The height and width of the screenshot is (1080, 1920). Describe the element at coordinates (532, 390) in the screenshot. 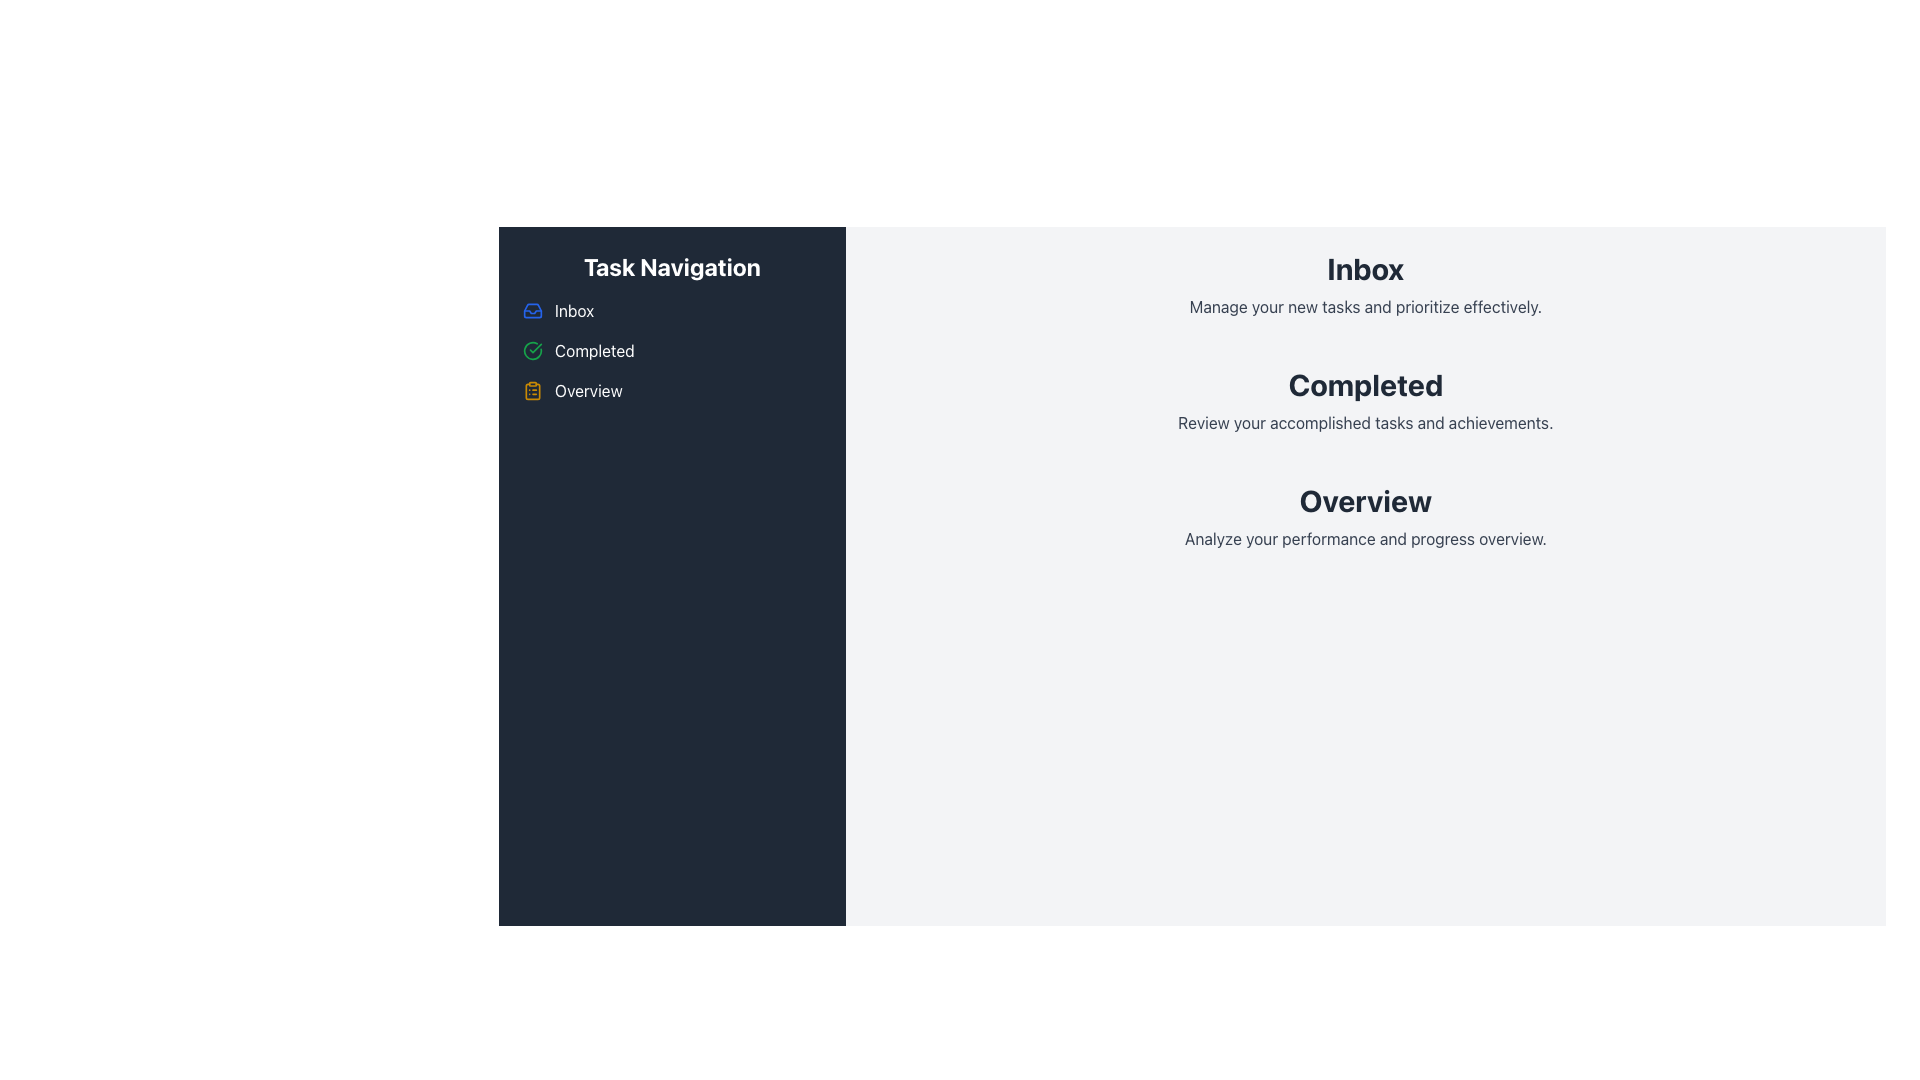

I see `the 'Overview' icon in the left navigation panel to observe its appearance` at that location.